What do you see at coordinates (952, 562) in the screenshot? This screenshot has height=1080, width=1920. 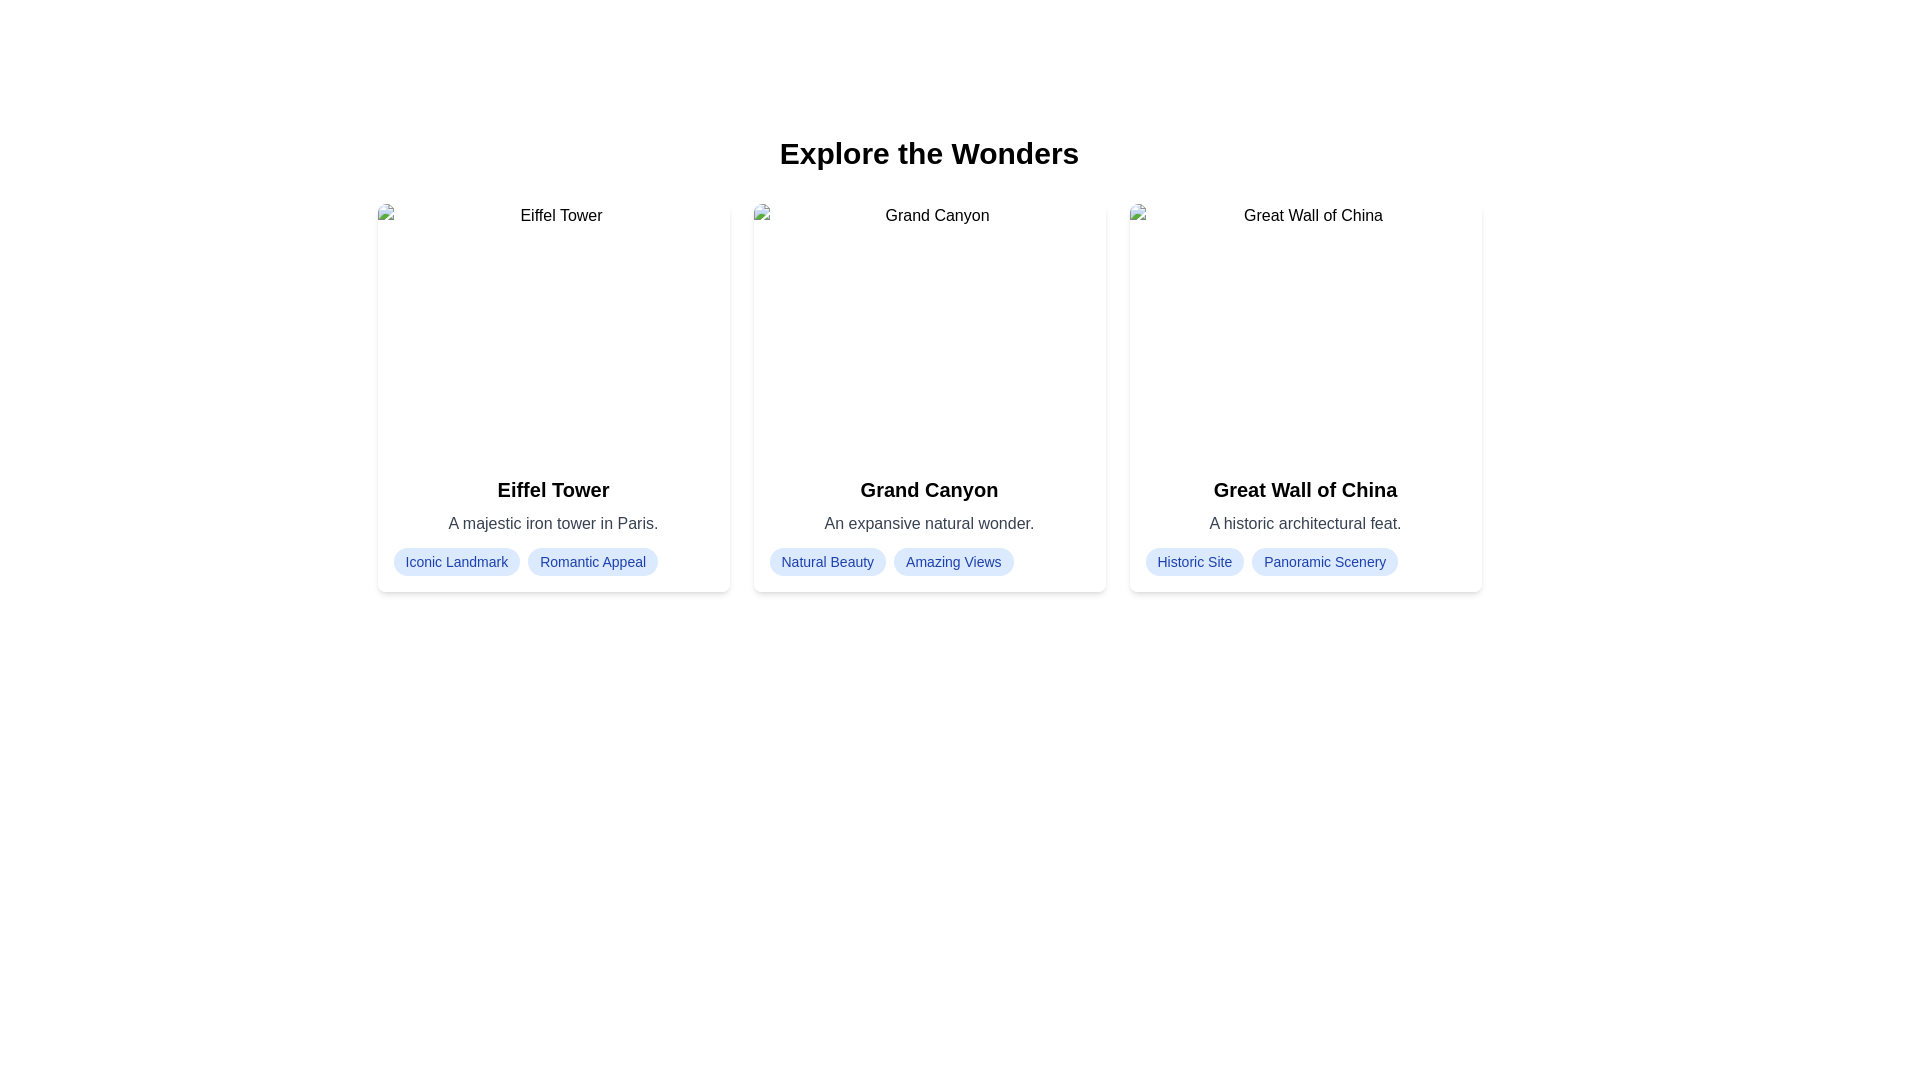 I see `the text content of the badge labeled 'Amazing Views' which is a small, horizontally-aligned label with rounded edges, located below the 'Grand Canyon' section and to the right of the 'Natural Beauty' tag` at bounding box center [952, 562].